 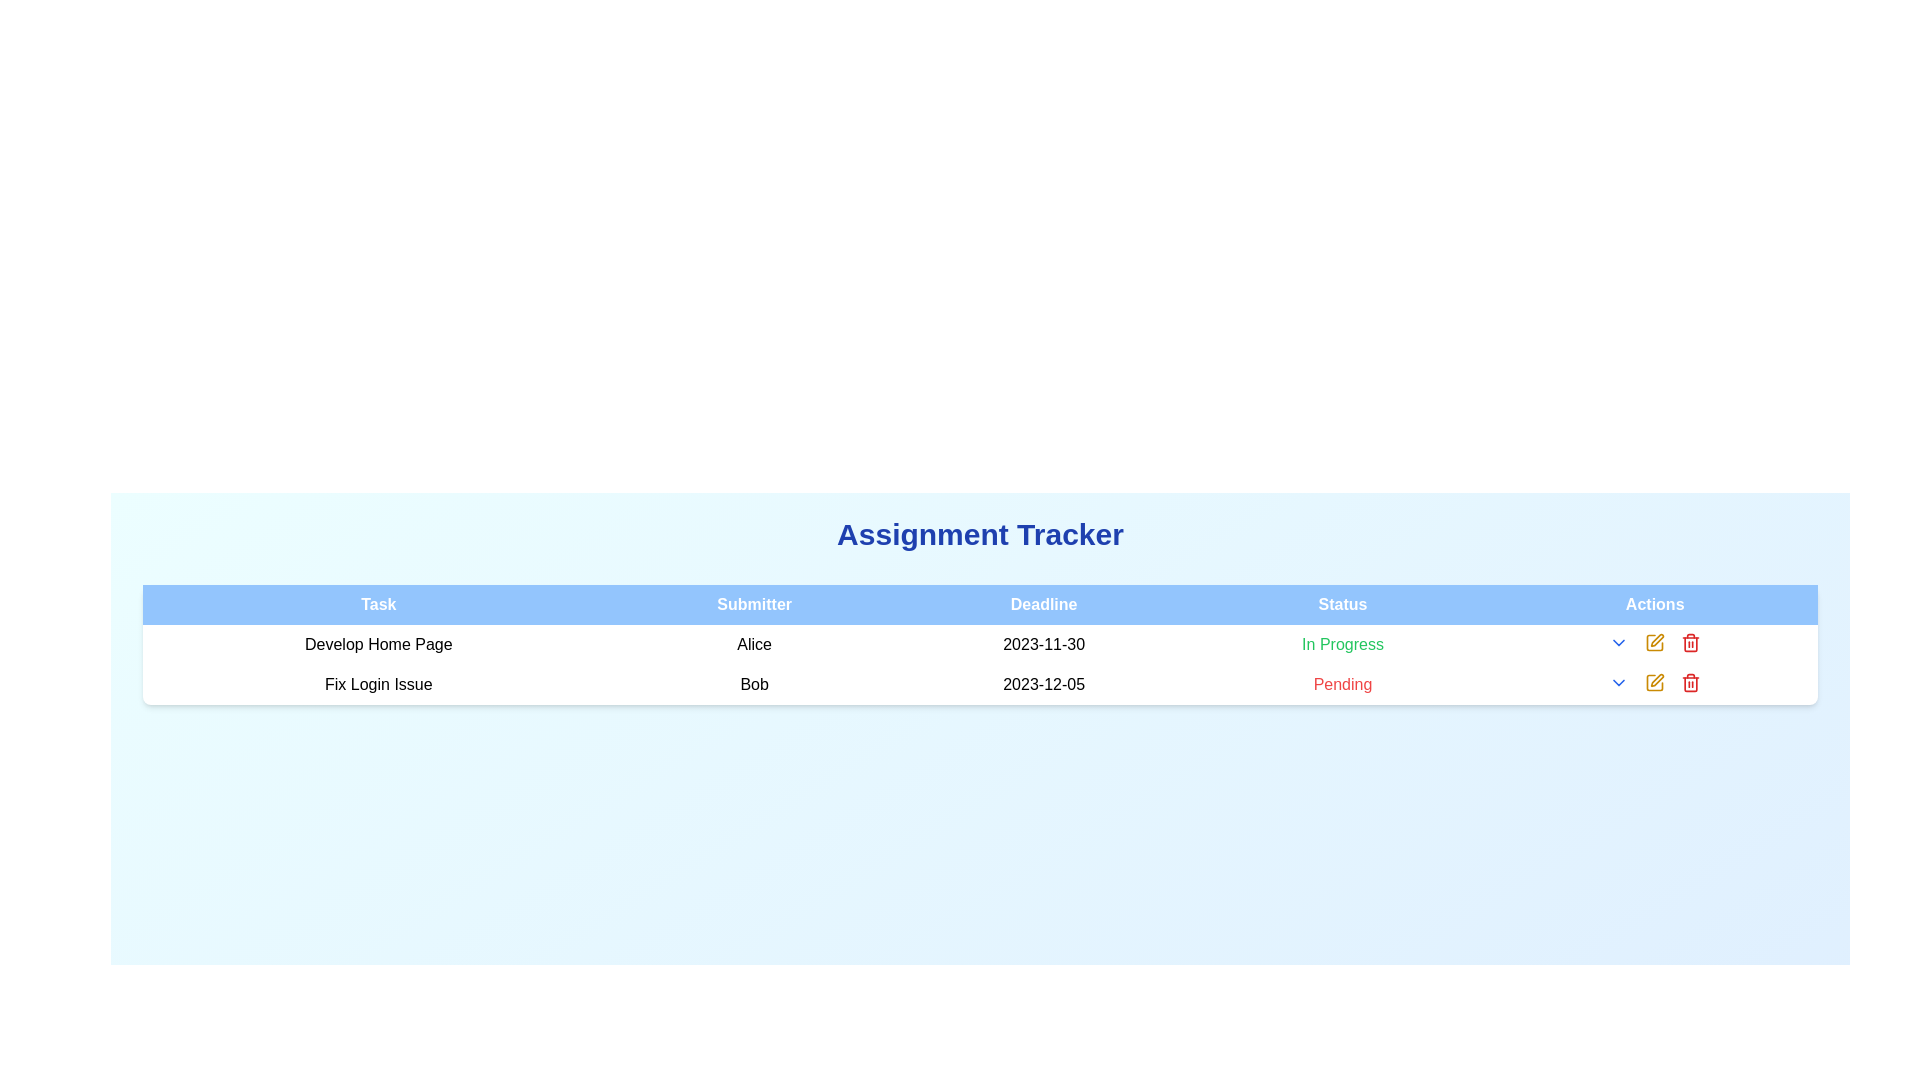 What do you see at coordinates (1043, 604) in the screenshot?
I see `the 'Deadline' column header text label, which is the third column header in the table, positioned between 'Submitter' and 'Status'` at bounding box center [1043, 604].